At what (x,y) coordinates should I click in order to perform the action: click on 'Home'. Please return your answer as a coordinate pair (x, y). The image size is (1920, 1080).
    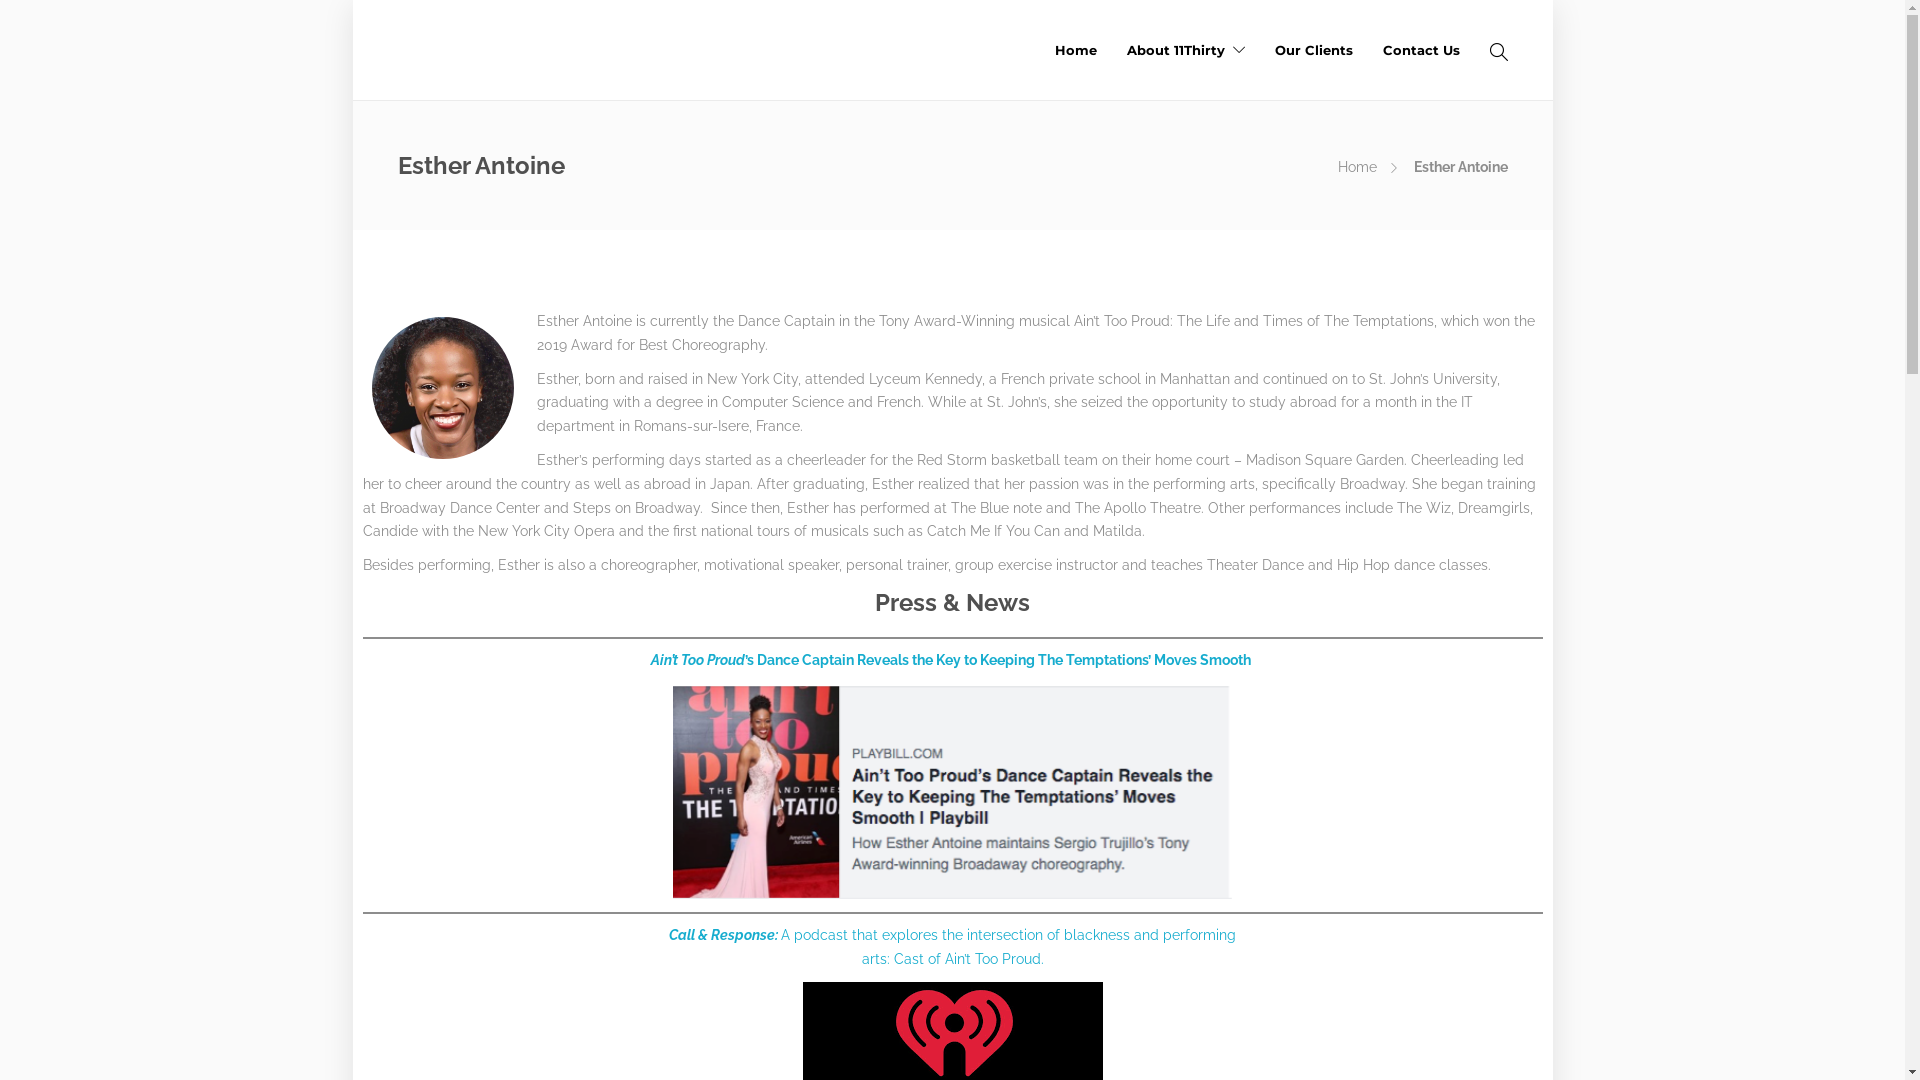
    Looking at the image, I should click on (1074, 49).